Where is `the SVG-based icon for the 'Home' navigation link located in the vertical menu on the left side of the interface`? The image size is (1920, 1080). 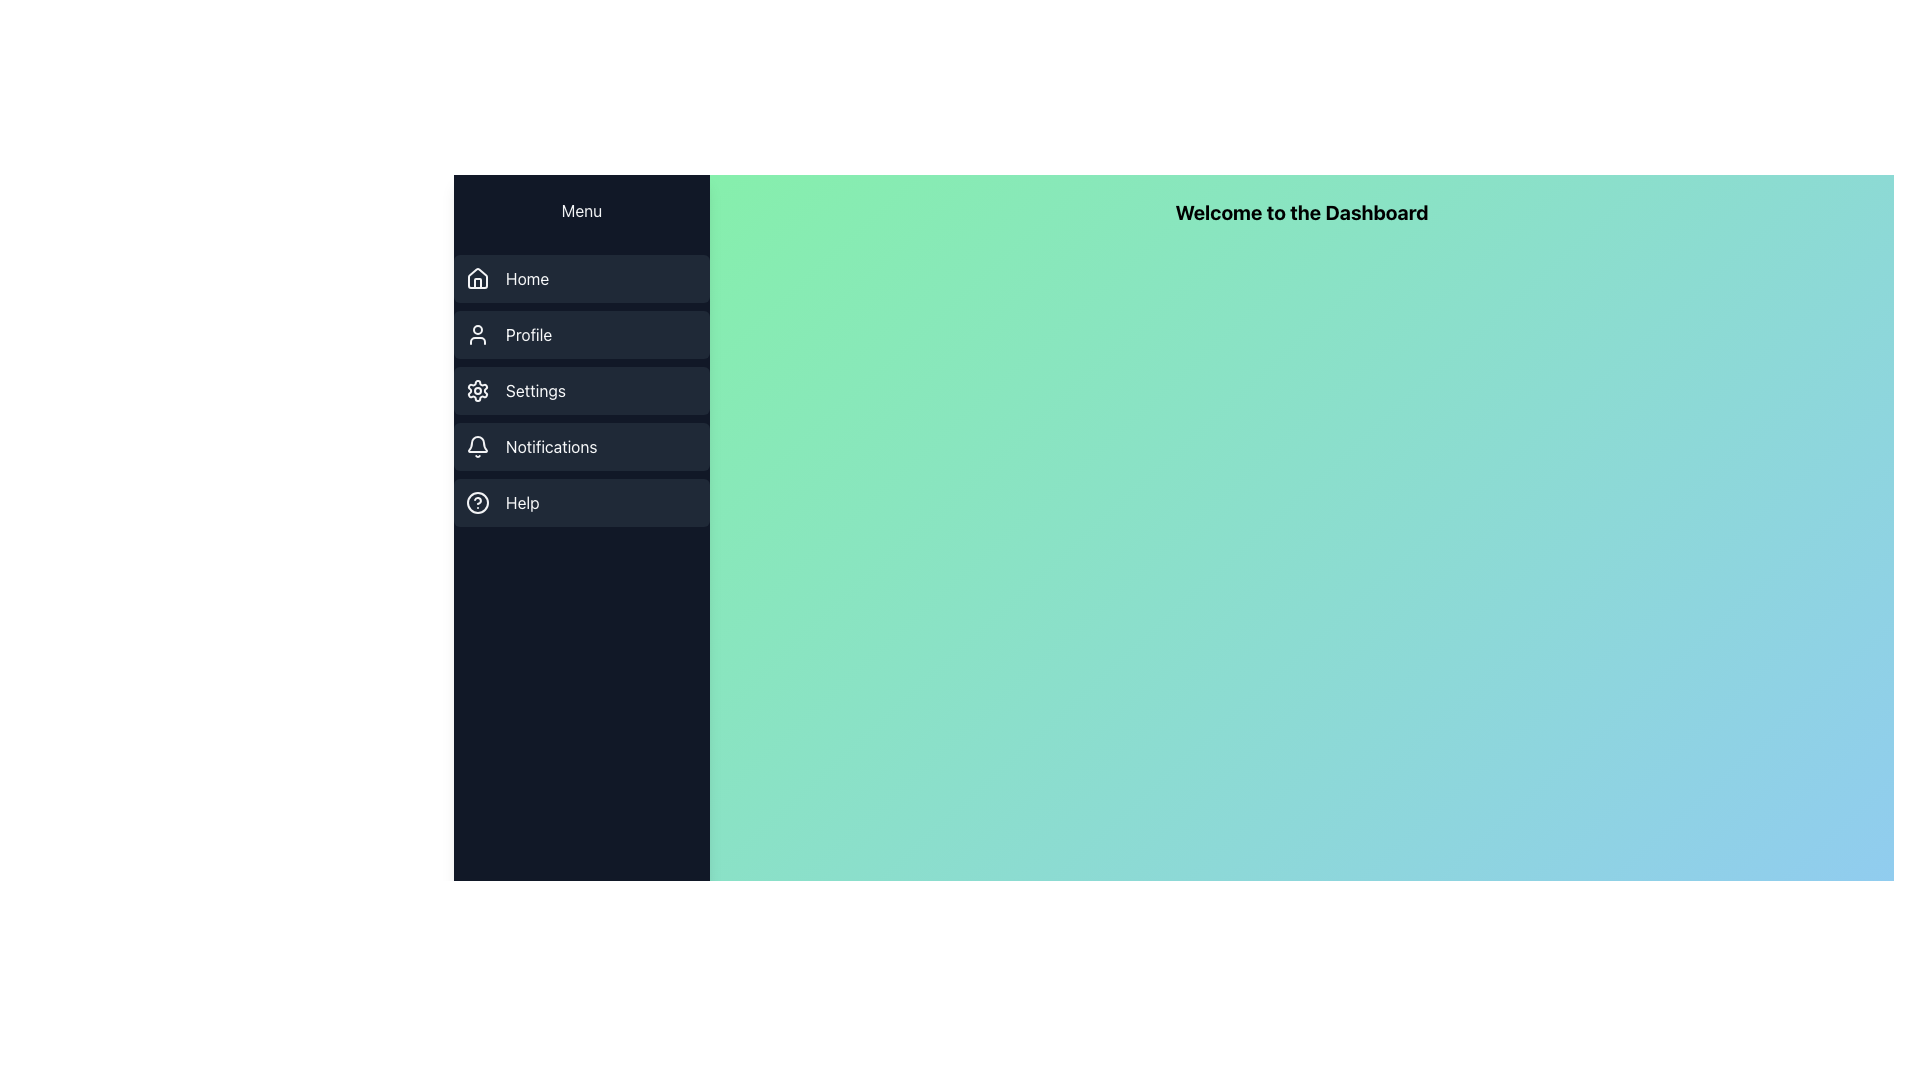 the SVG-based icon for the 'Home' navigation link located in the vertical menu on the left side of the interface is located at coordinates (477, 278).